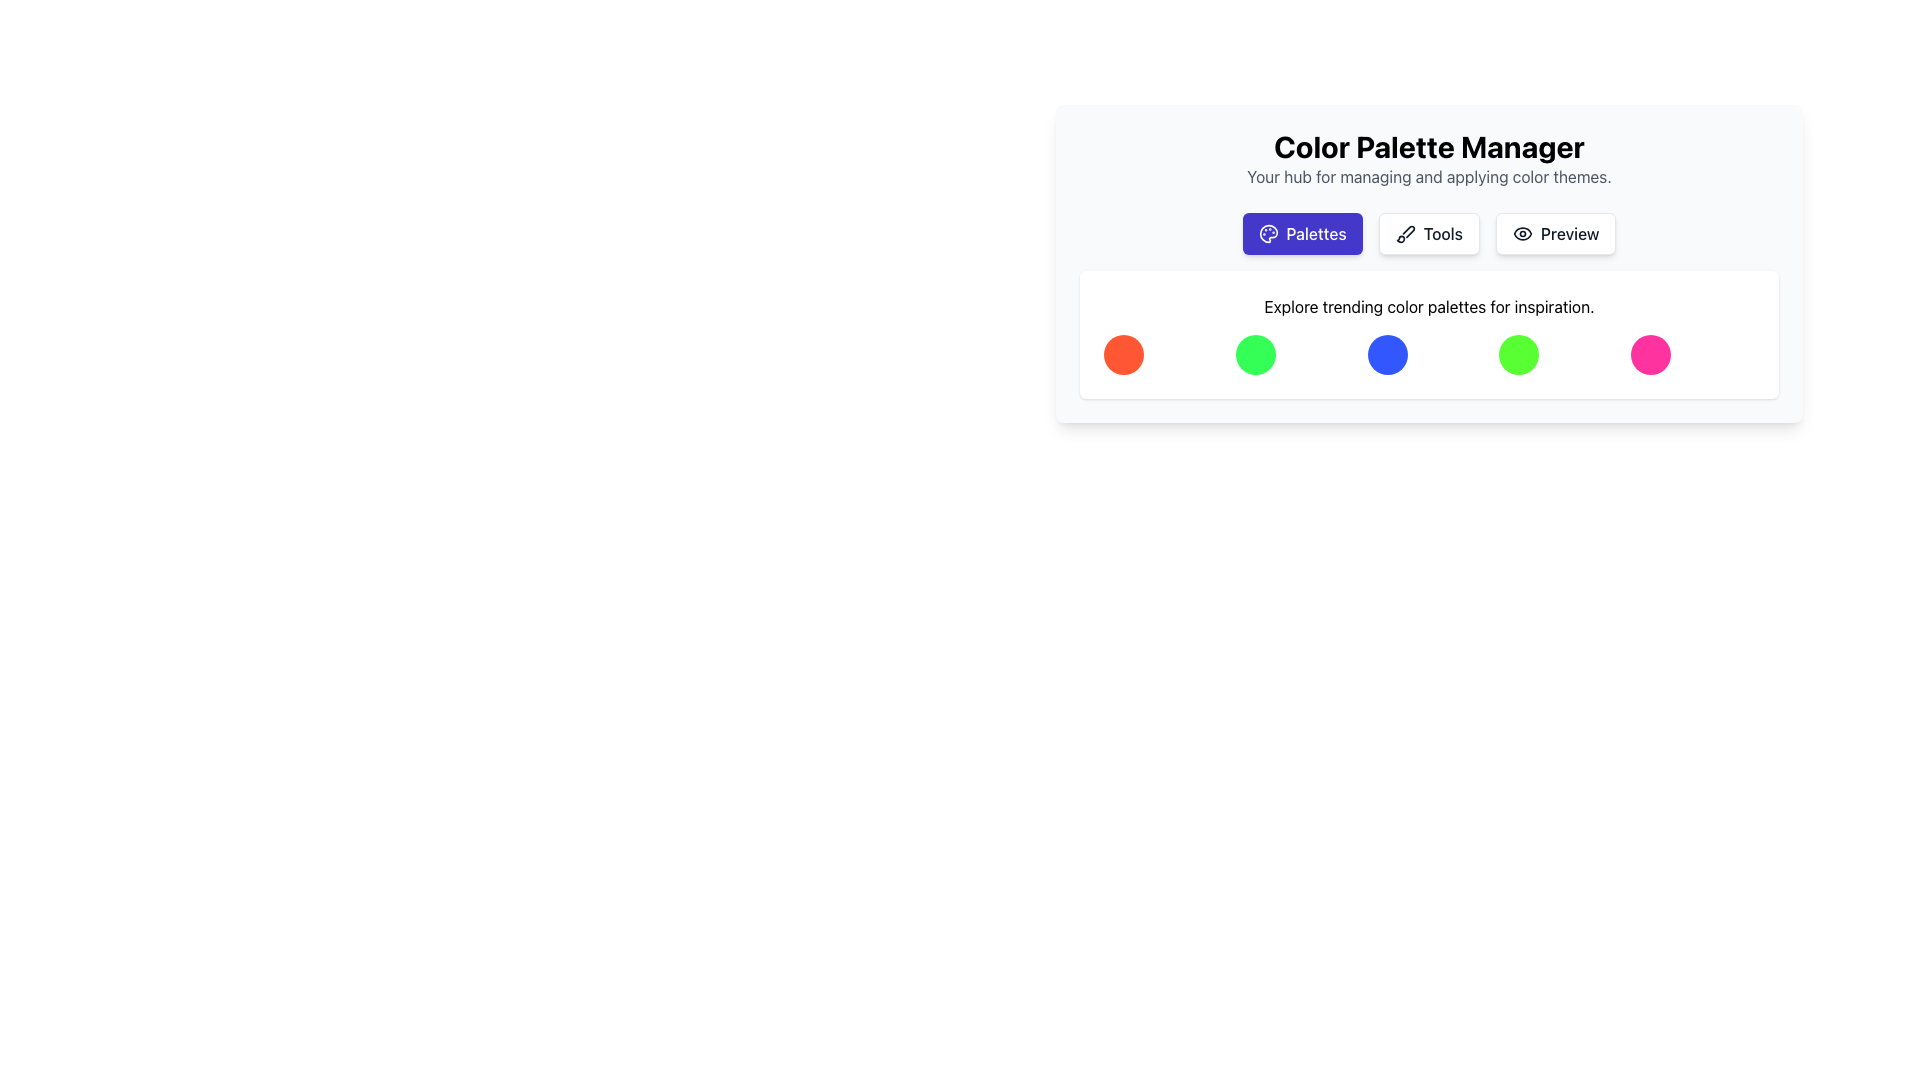 This screenshot has width=1920, height=1080. I want to click on outer structure of the eye icon located in the top-right corner of the interface to examine its visual style or SVG properties, so click(1521, 233).